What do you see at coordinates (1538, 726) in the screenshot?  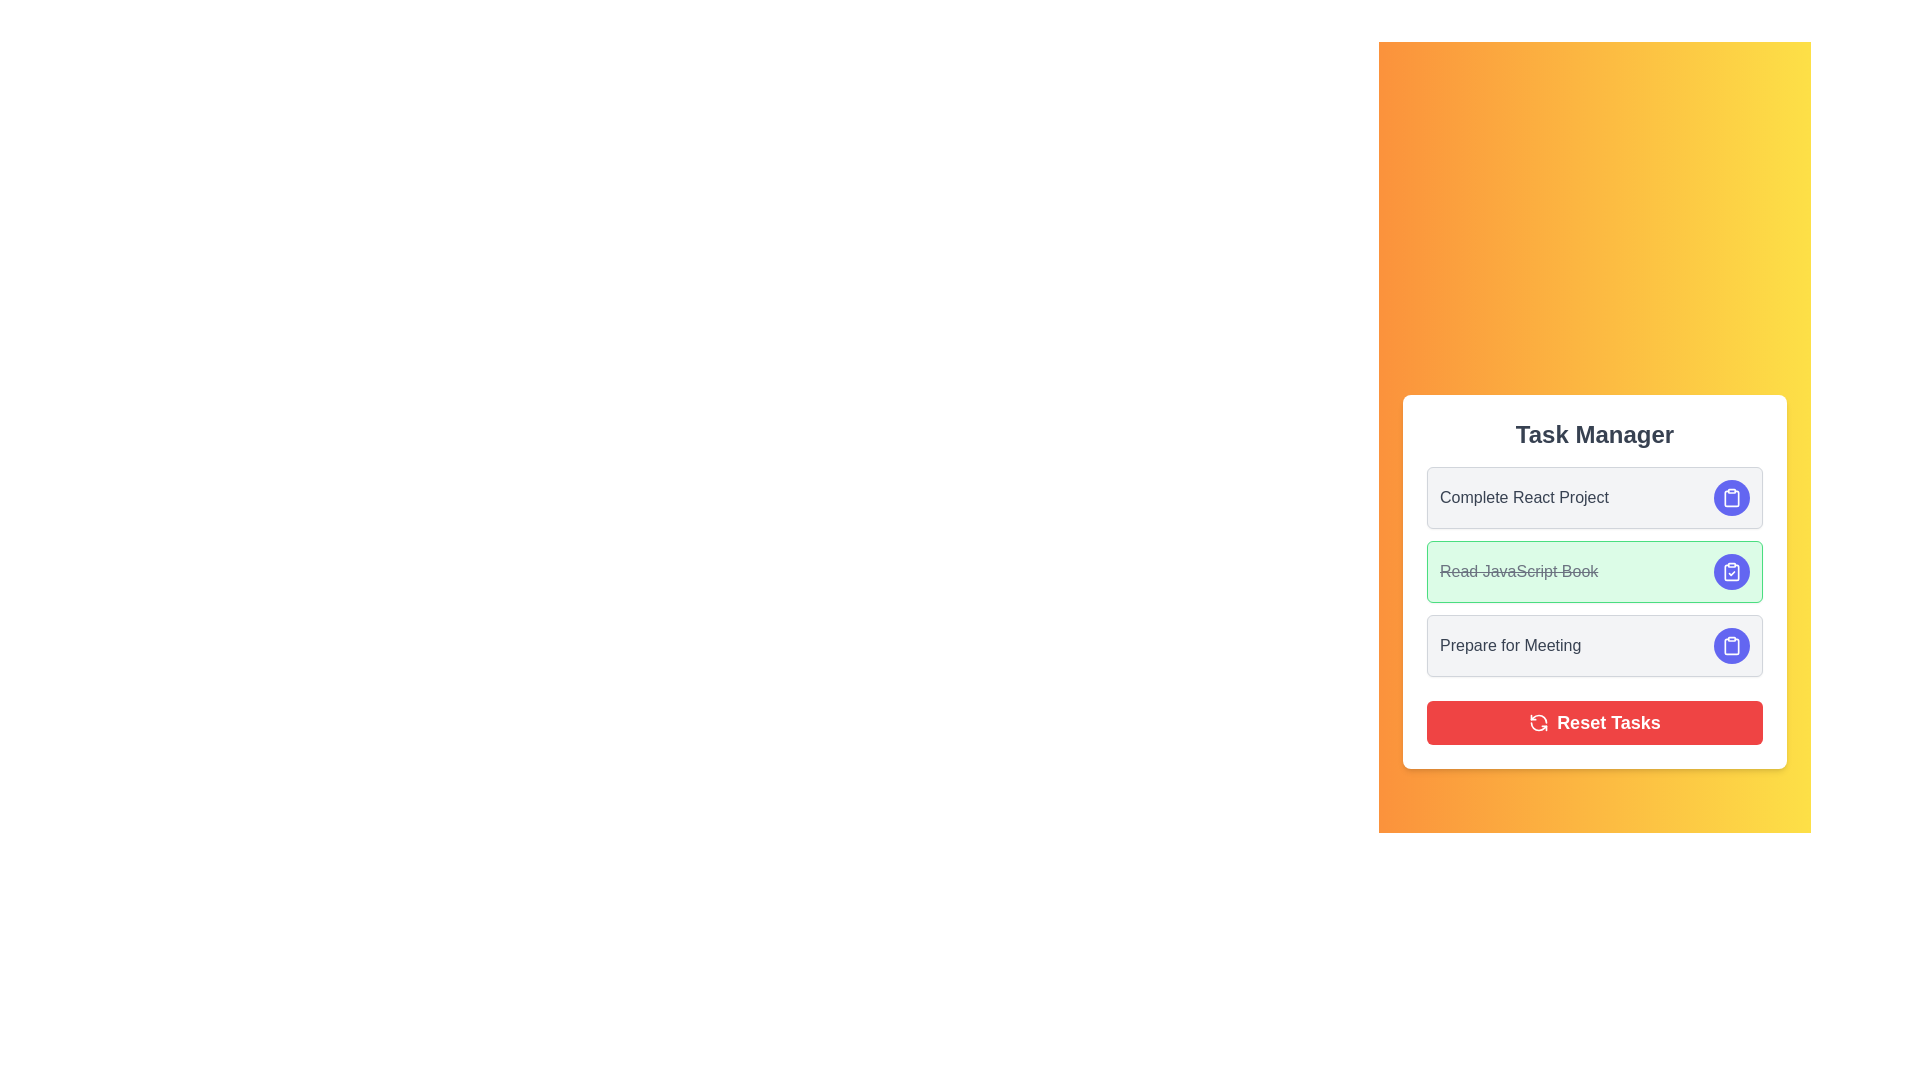 I see `the third segment of the SVG icon representing a refresh action, located in the upper-right portion of the card interface` at bounding box center [1538, 726].